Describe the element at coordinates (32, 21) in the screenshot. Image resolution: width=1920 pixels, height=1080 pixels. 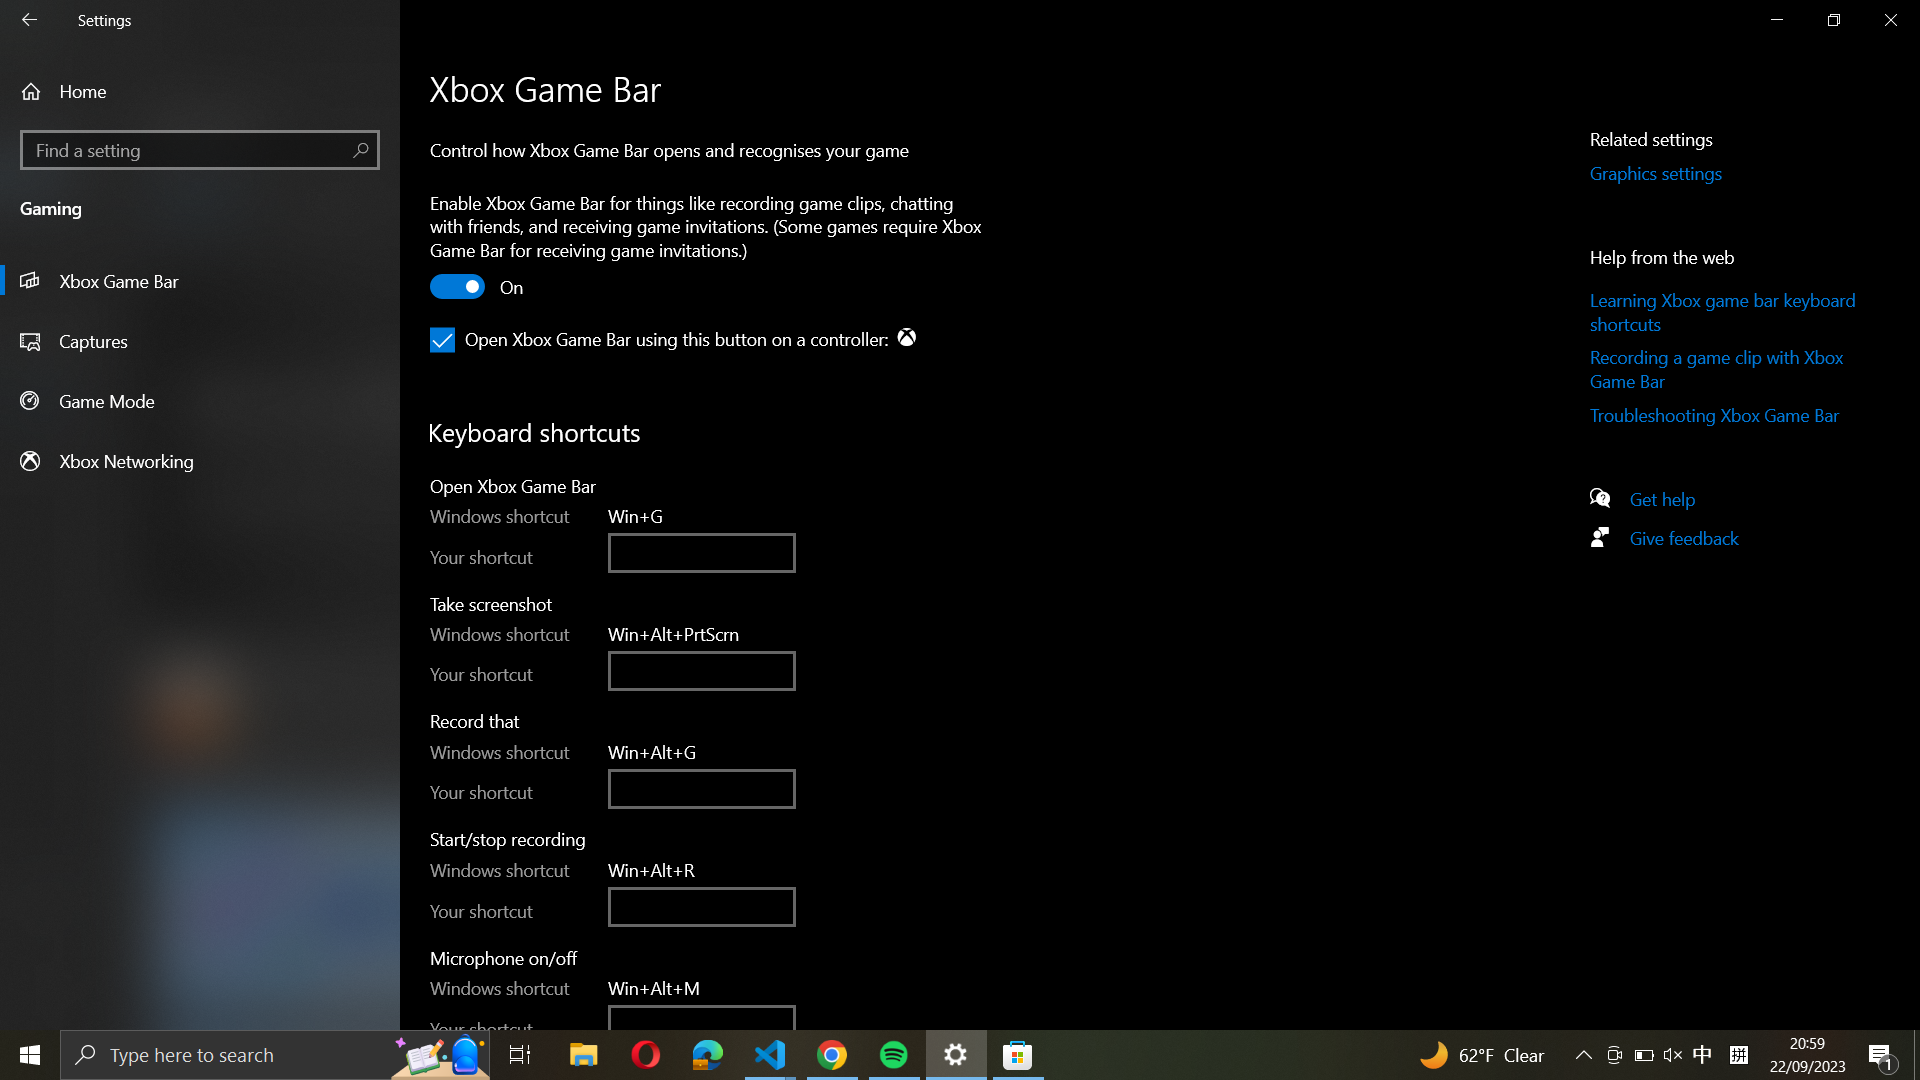
I see `the back arrow to navigate to the earlier settings page` at that location.